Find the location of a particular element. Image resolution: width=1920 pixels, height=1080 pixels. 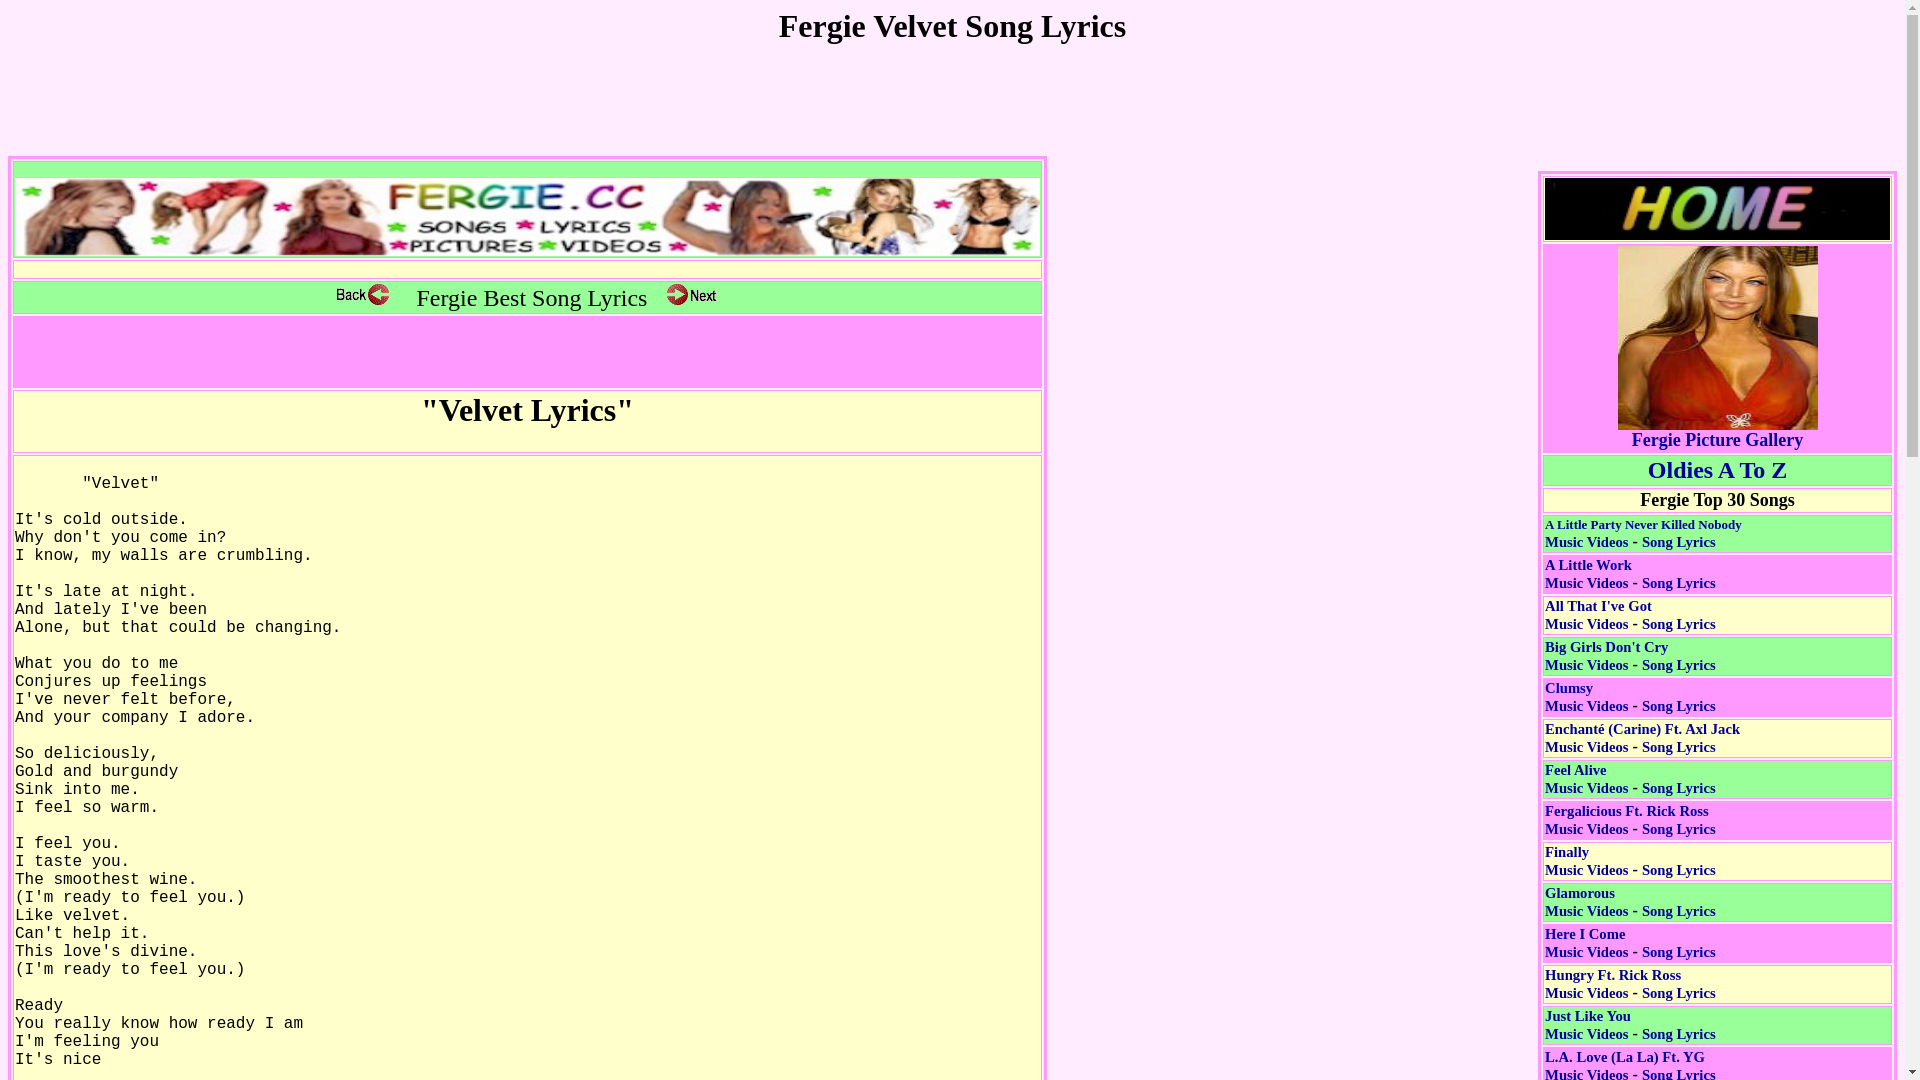

'Feel Alive is located at coordinates (1585, 778).